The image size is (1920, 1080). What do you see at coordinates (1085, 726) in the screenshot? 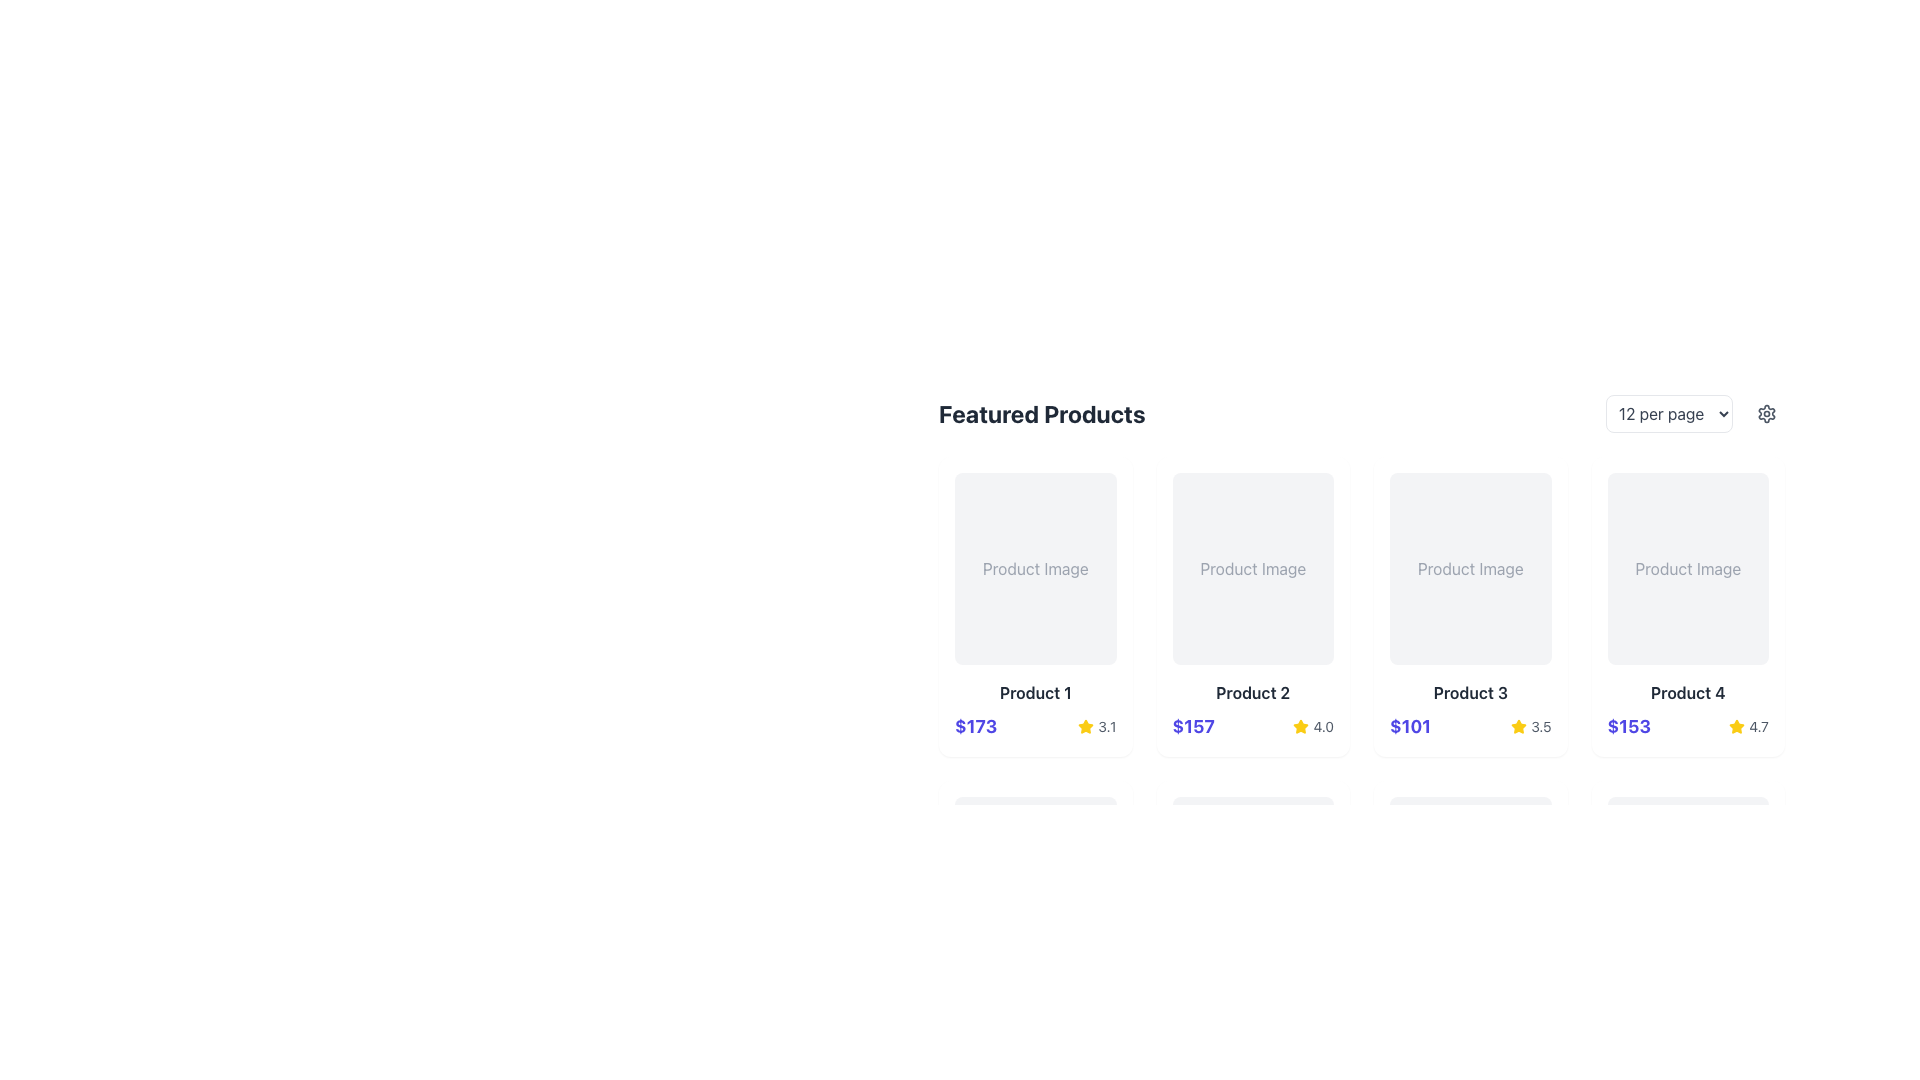
I see `the yellow star icon indicating a rating value of '3.1' located beside the text in the 'Product 1' card within the 'Featured Products' section` at bounding box center [1085, 726].